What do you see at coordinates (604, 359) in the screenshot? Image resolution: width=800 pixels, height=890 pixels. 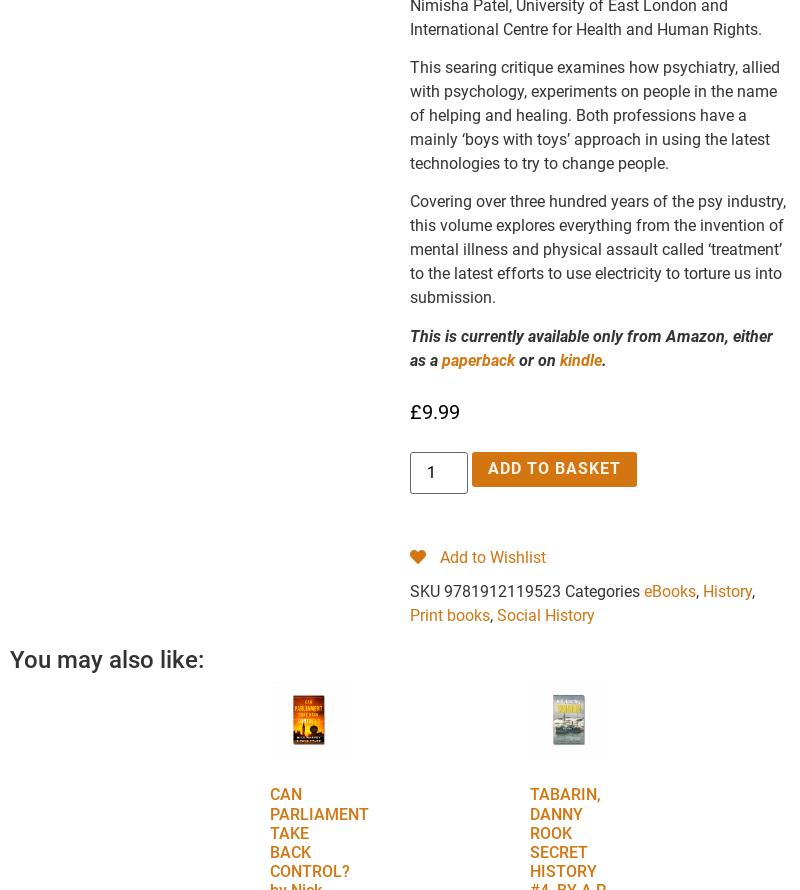 I see `'.'` at bounding box center [604, 359].